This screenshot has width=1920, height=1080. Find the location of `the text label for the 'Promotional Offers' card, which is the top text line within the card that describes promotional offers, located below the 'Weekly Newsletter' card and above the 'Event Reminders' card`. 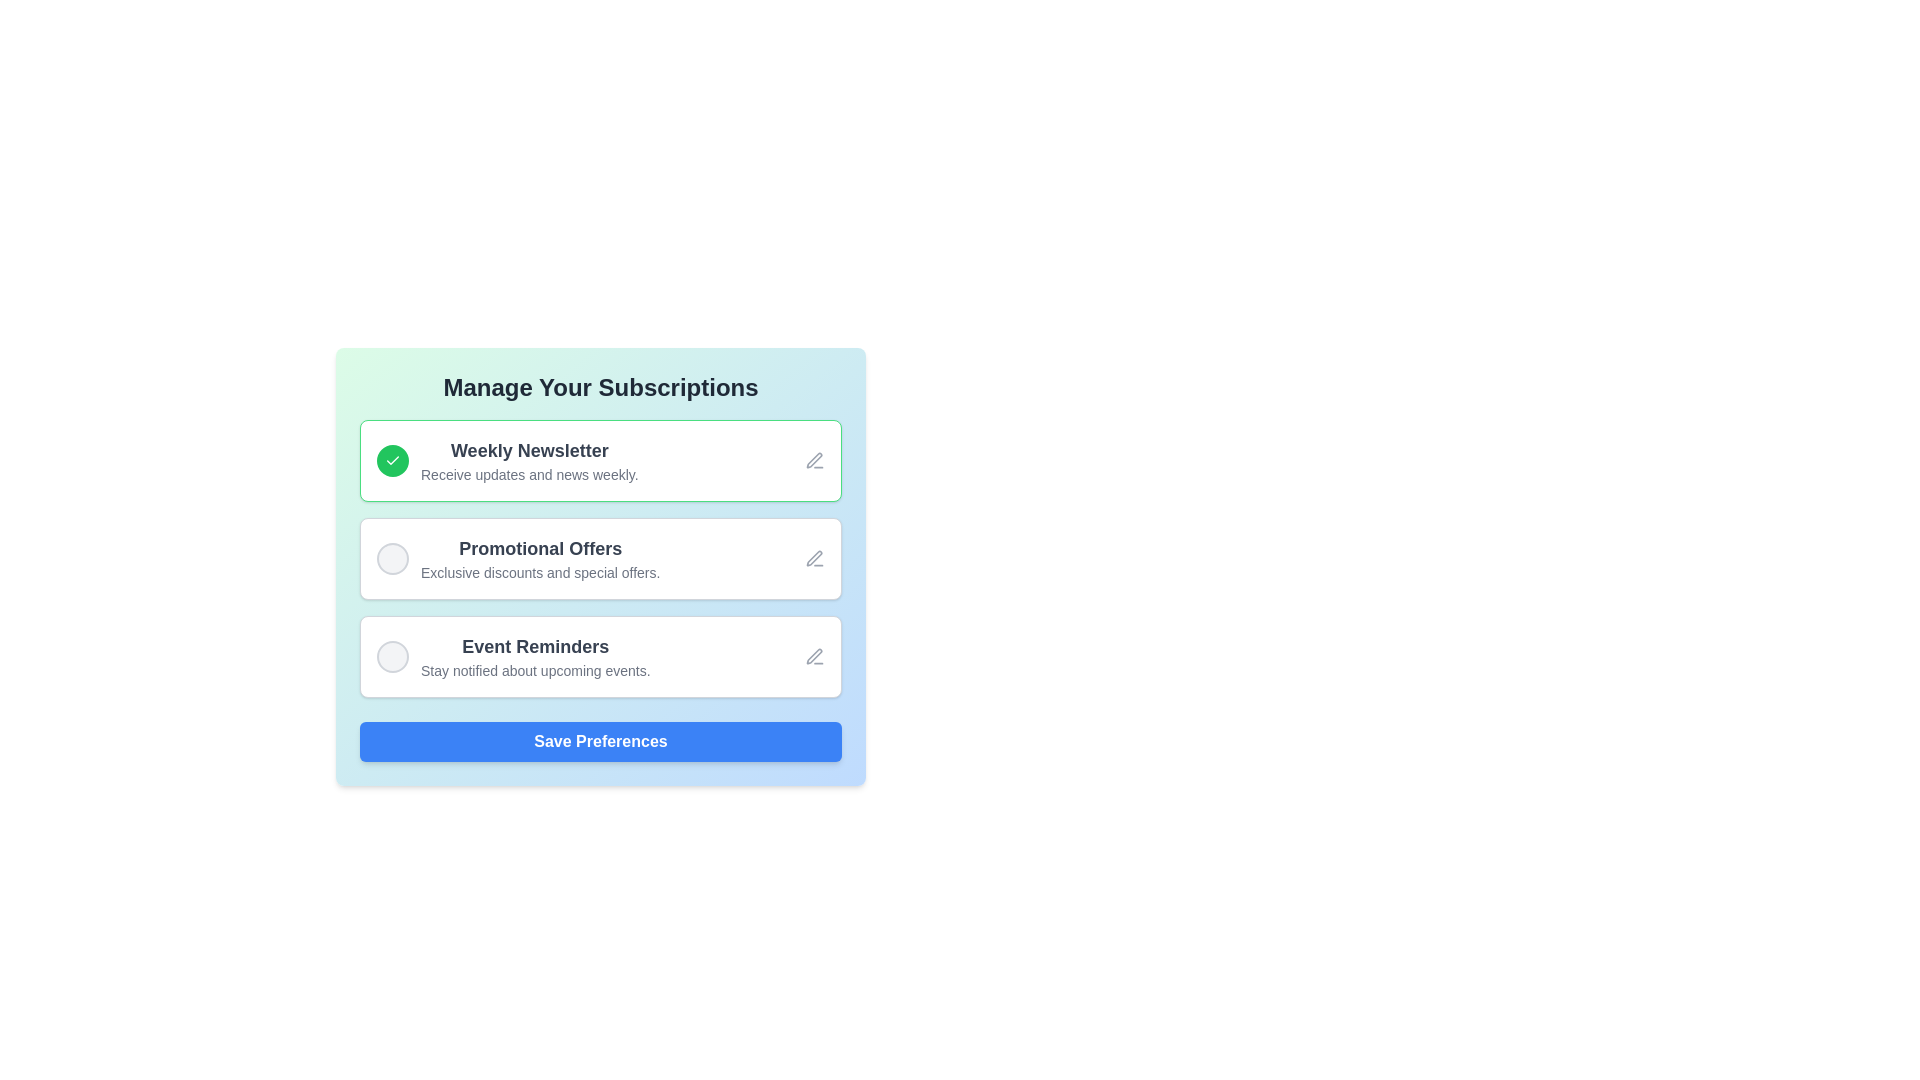

the text label for the 'Promotional Offers' card, which is the top text line within the card that describes promotional offers, located below the 'Weekly Newsletter' card and above the 'Event Reminders' card is located at coordinates (540, 548).